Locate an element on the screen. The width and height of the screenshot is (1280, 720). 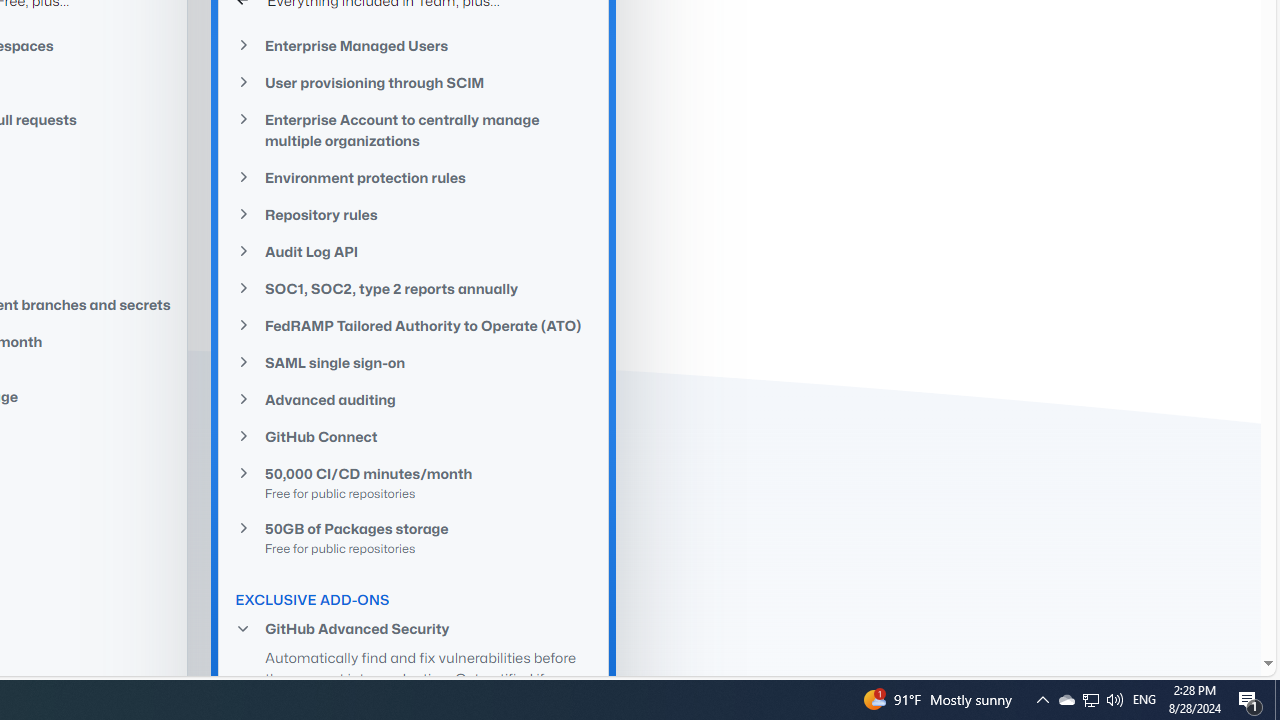
'FedRAMP Tailored Authority to Operate (ATO)' is located at coordinates (413, 324).